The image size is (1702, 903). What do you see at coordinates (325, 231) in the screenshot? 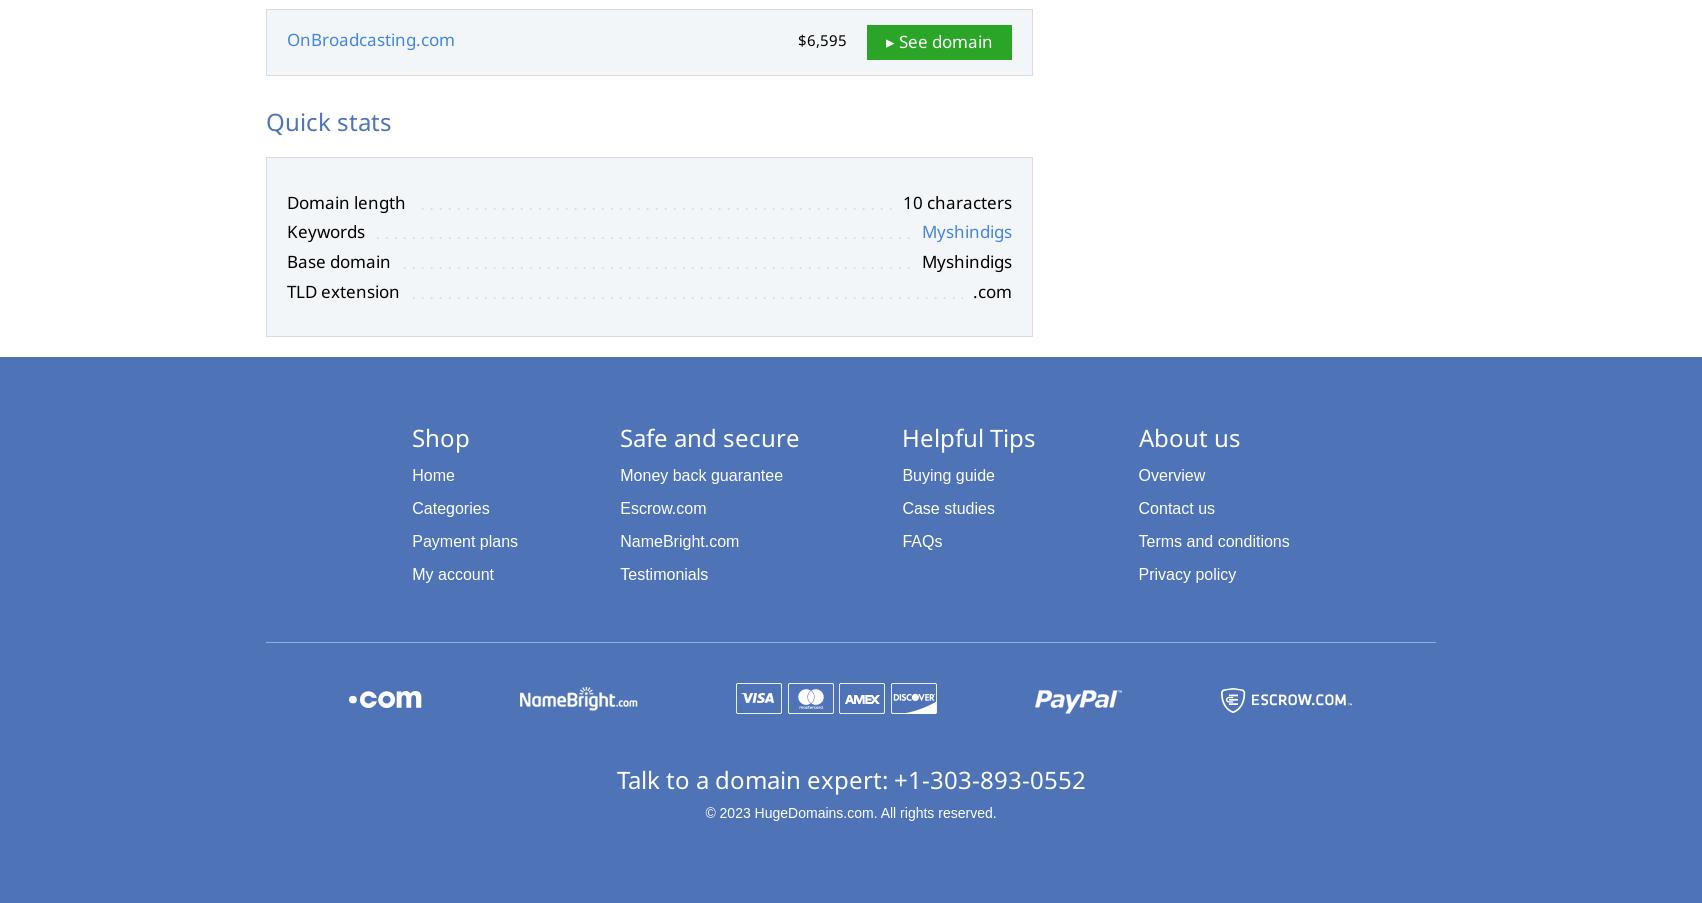
I see `'Keywords'` at bounding box center [325, 231].